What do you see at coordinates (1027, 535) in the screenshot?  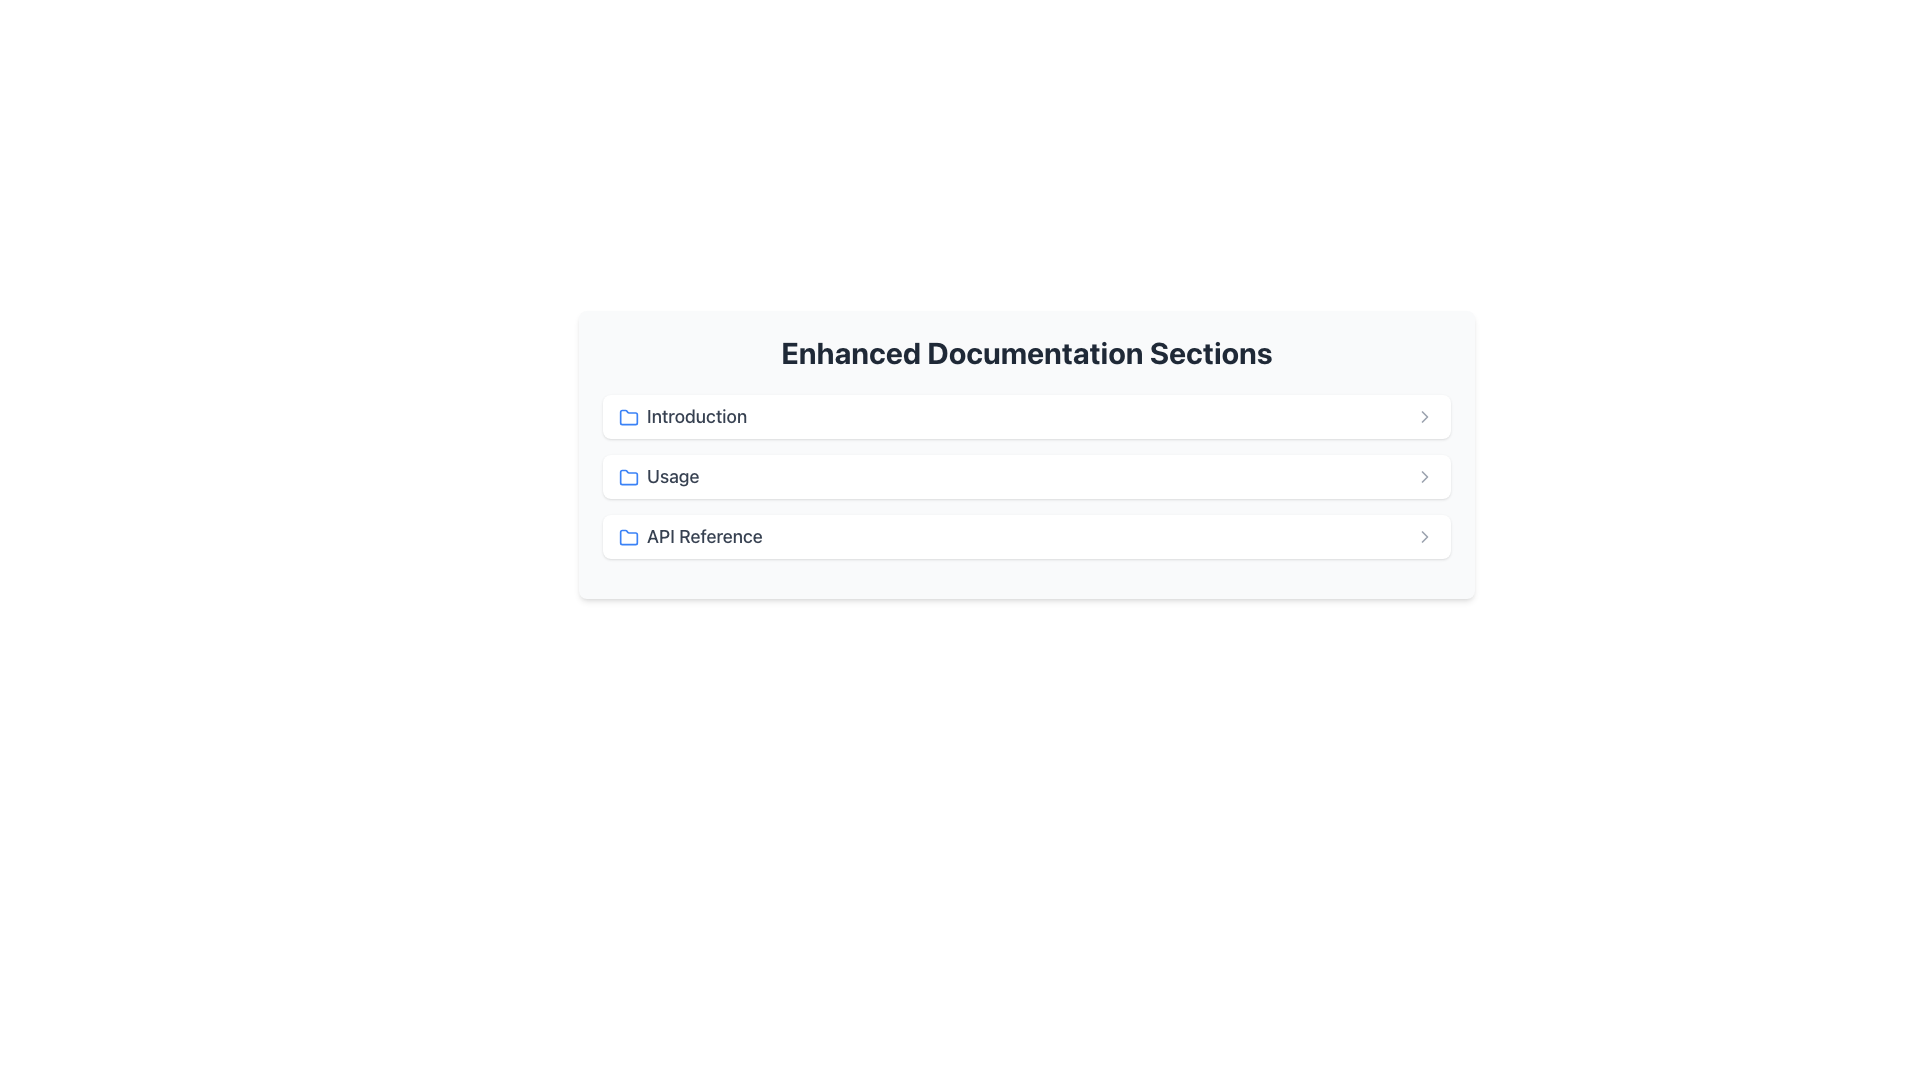 I see `the third list item labeled 'API Reference'` at bounding box center [1027, 535].